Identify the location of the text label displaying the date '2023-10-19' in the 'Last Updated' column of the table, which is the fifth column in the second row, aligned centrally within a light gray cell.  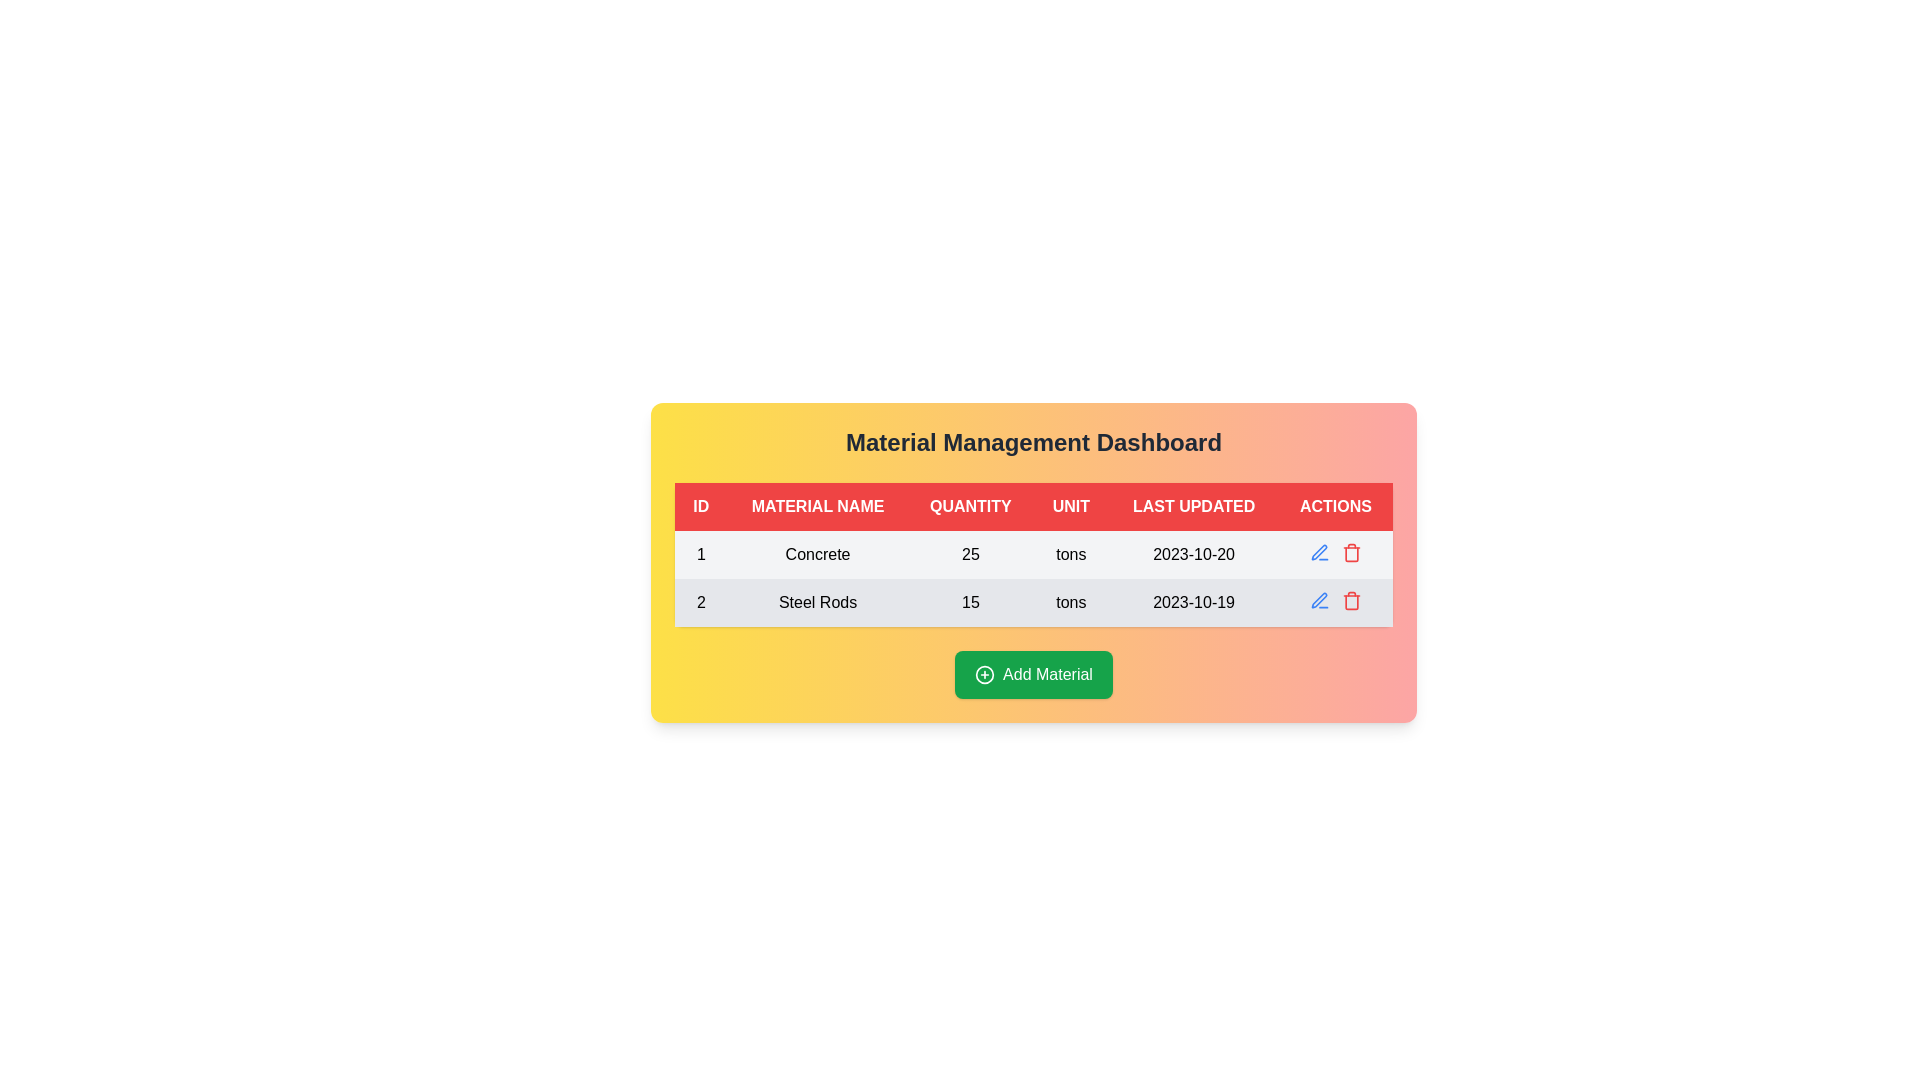
(1194, 601).